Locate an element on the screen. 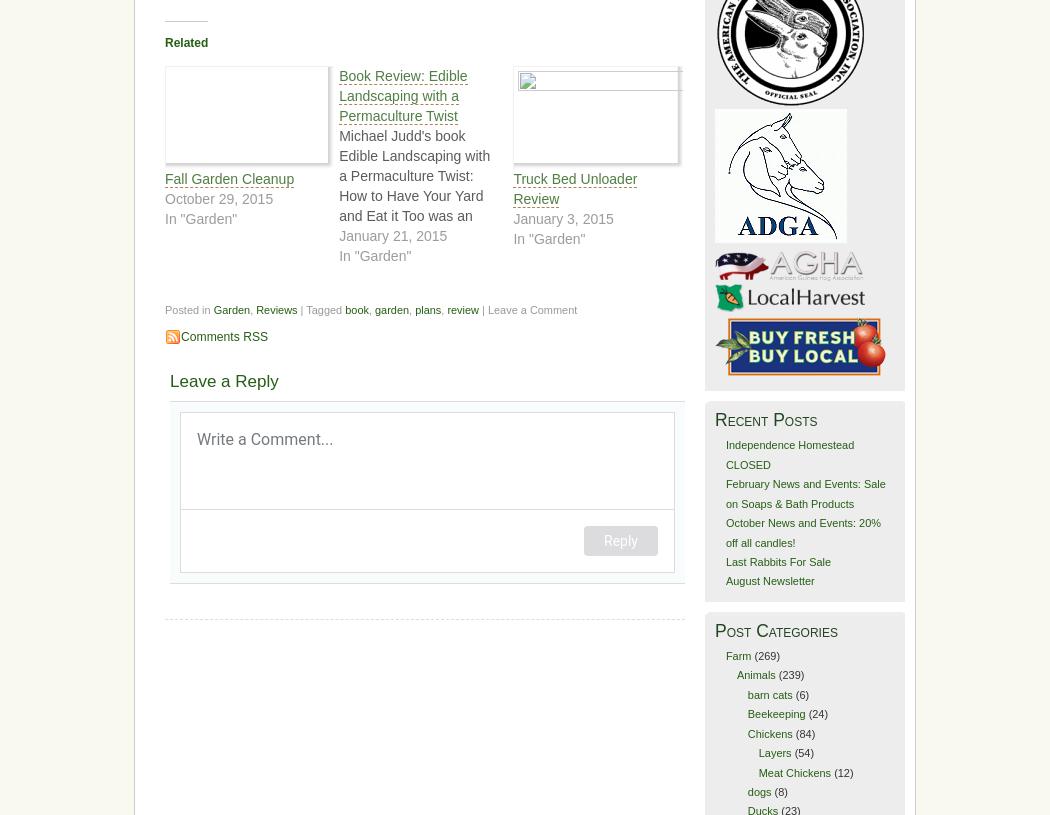 The image size is (1050, 815). 'Independence Homestead CLOSED' is located at coordinates (724, 454).